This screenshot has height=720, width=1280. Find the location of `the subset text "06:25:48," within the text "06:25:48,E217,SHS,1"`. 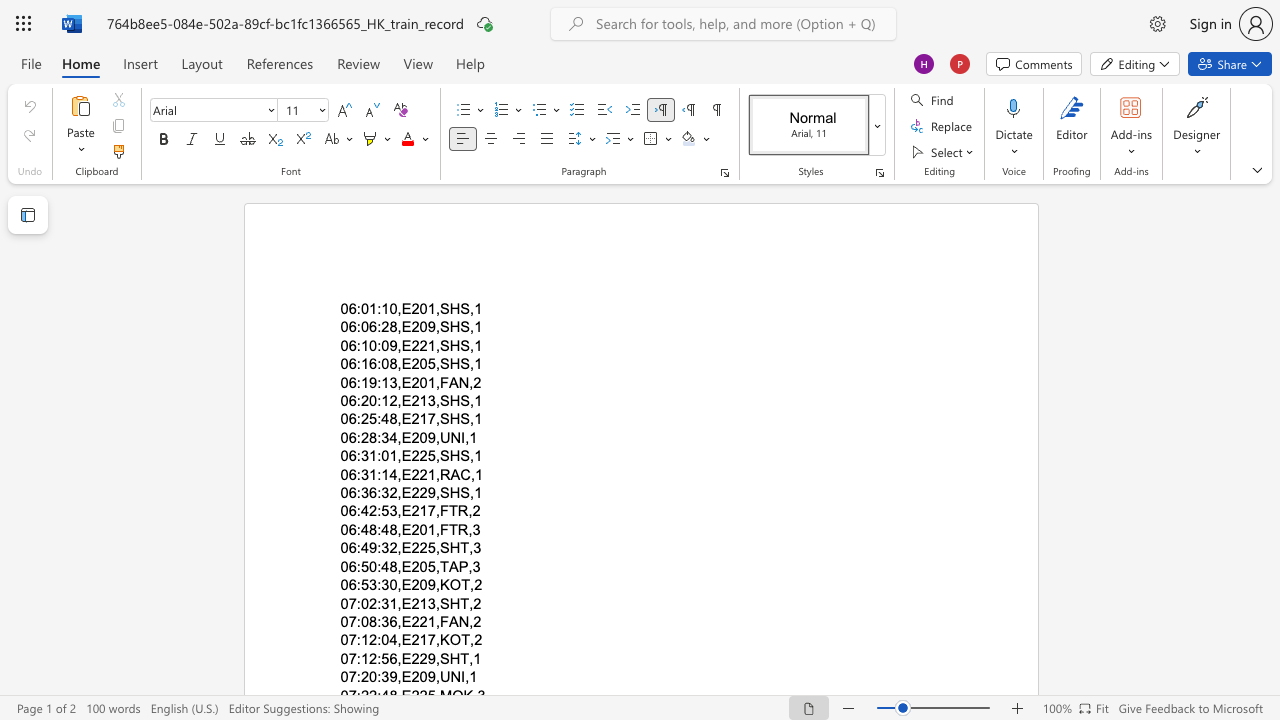

the subset text "06:25:48," within the text "06:25:48,E217,SHS,1" is located at coordinates (340, 418).